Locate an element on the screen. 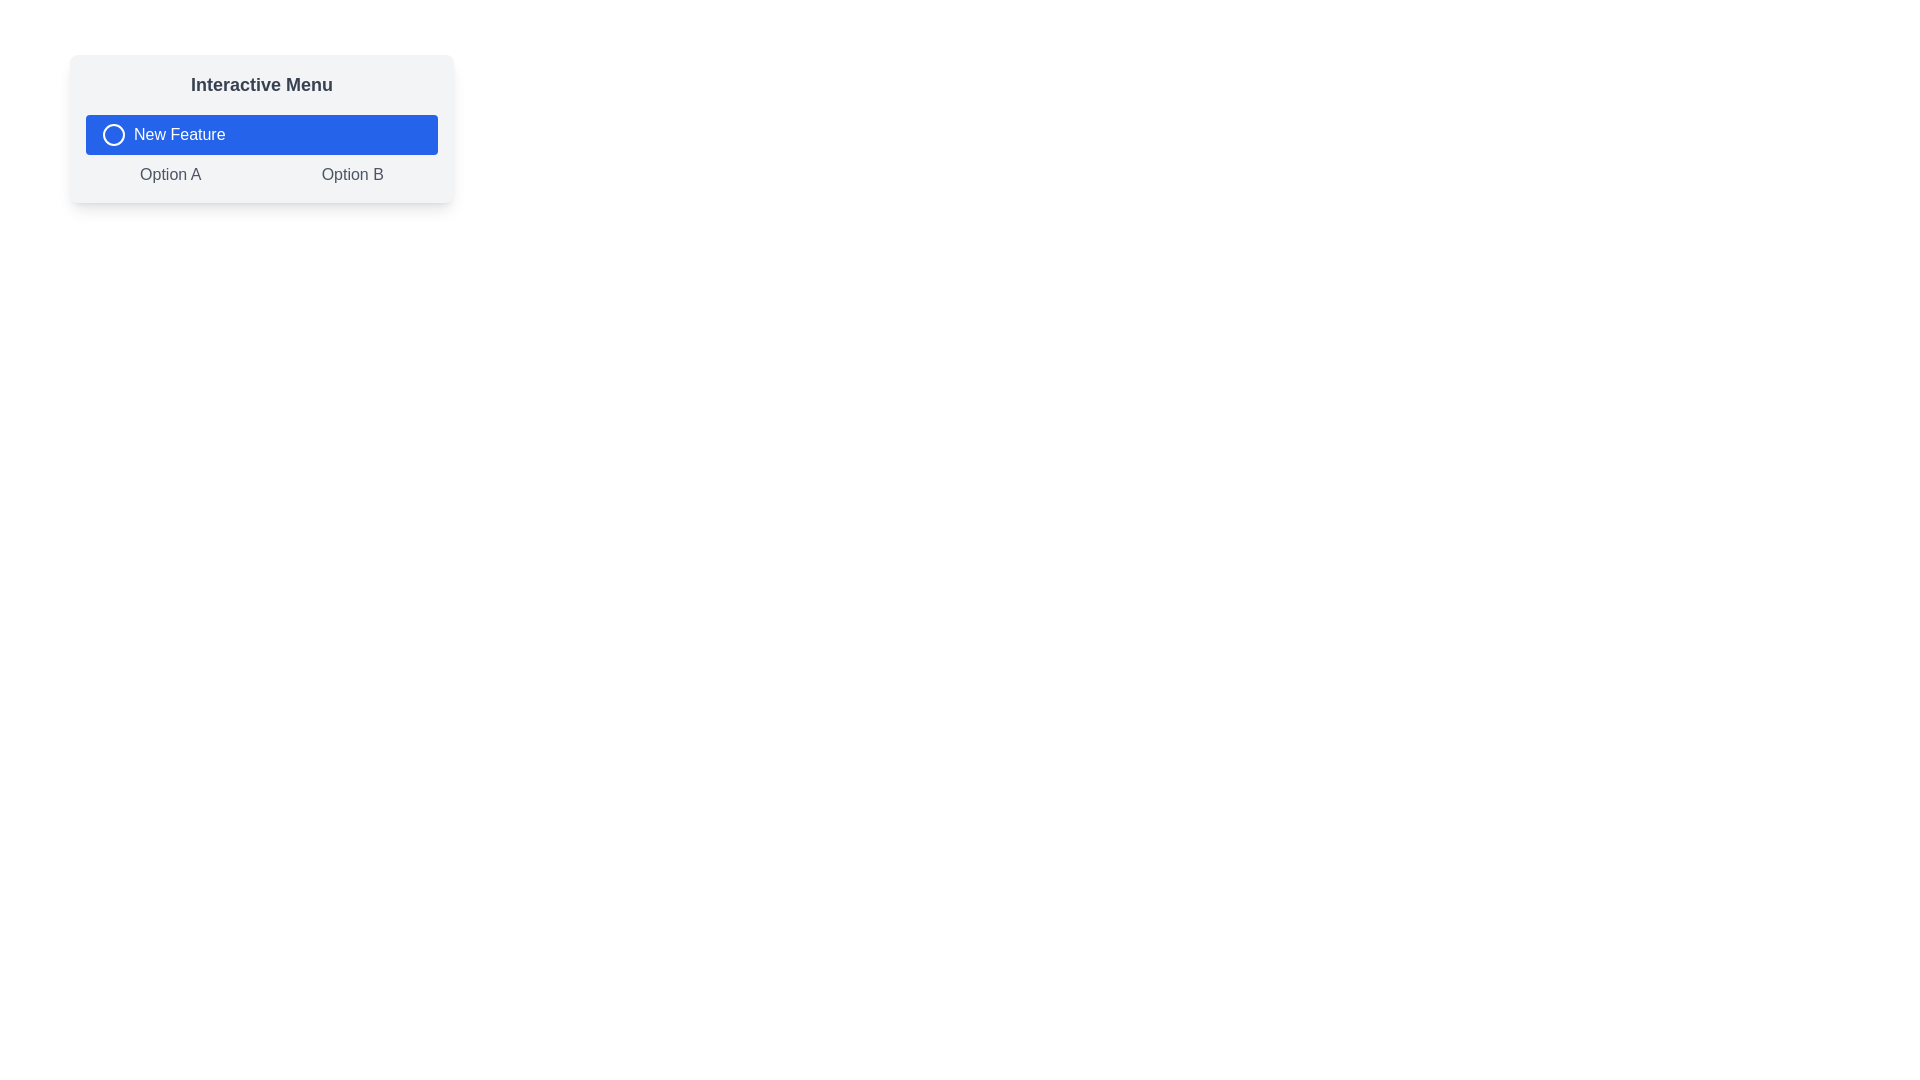 The image size is (1920, 1080). the interactive text link labeled 'Option A' is located at coordinates (170, 173).